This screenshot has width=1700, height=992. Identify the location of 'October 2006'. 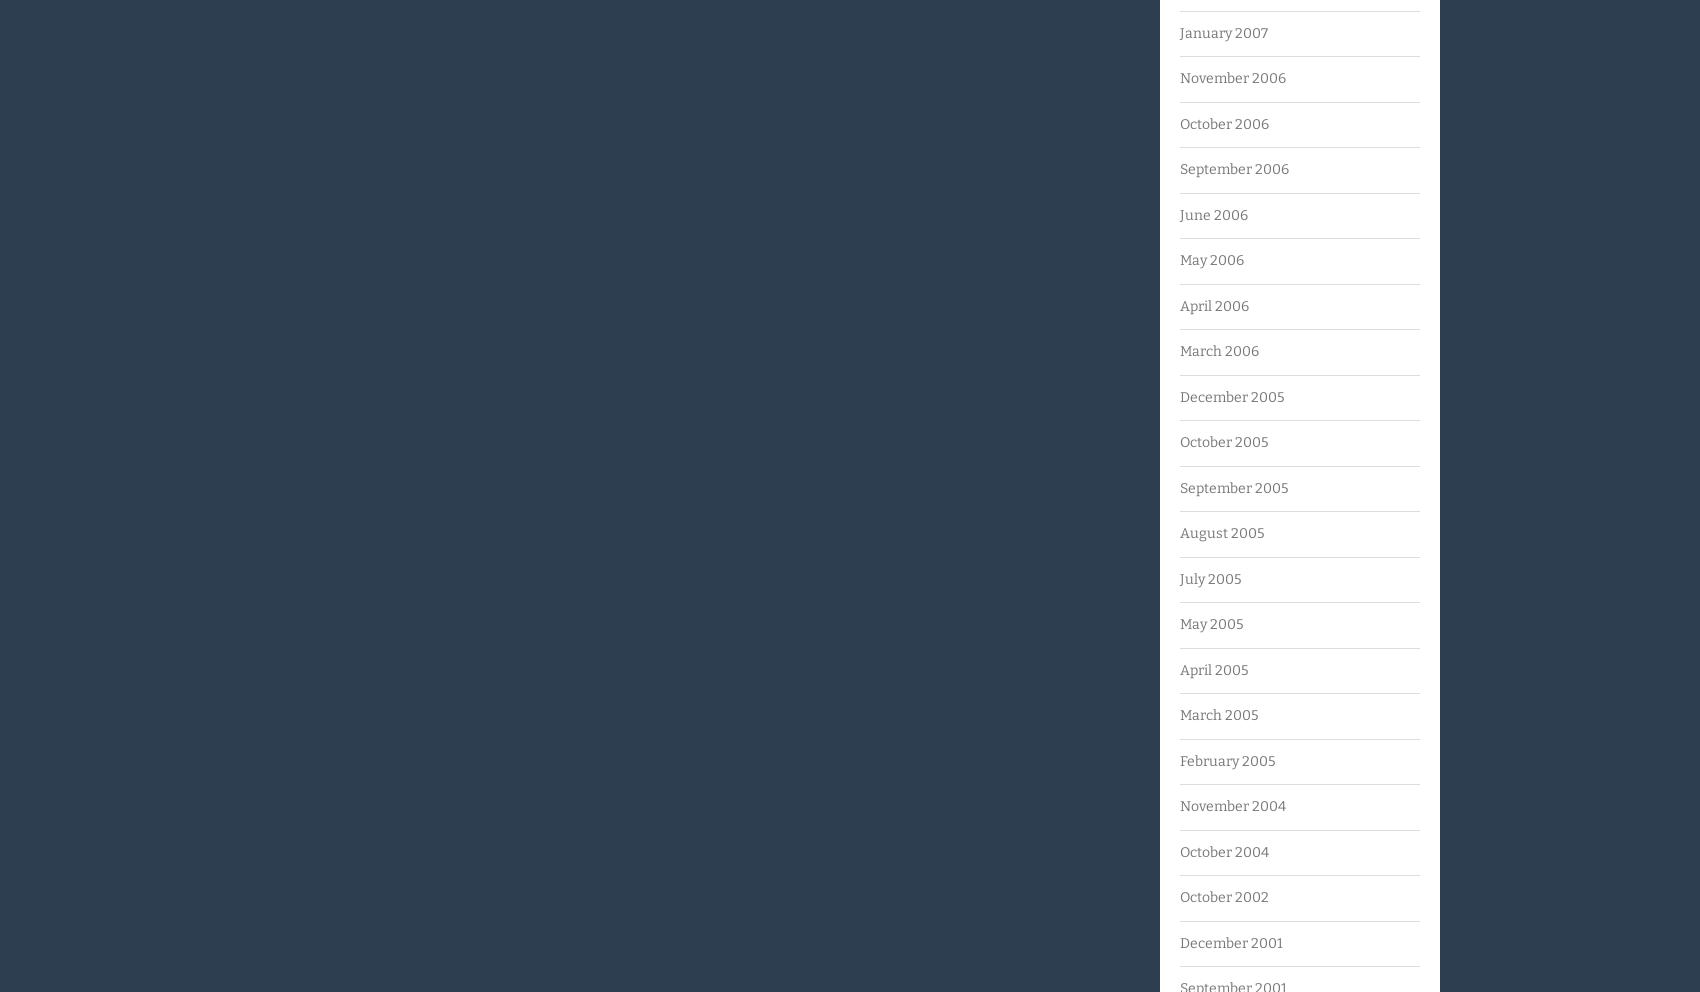
(1223, 122).